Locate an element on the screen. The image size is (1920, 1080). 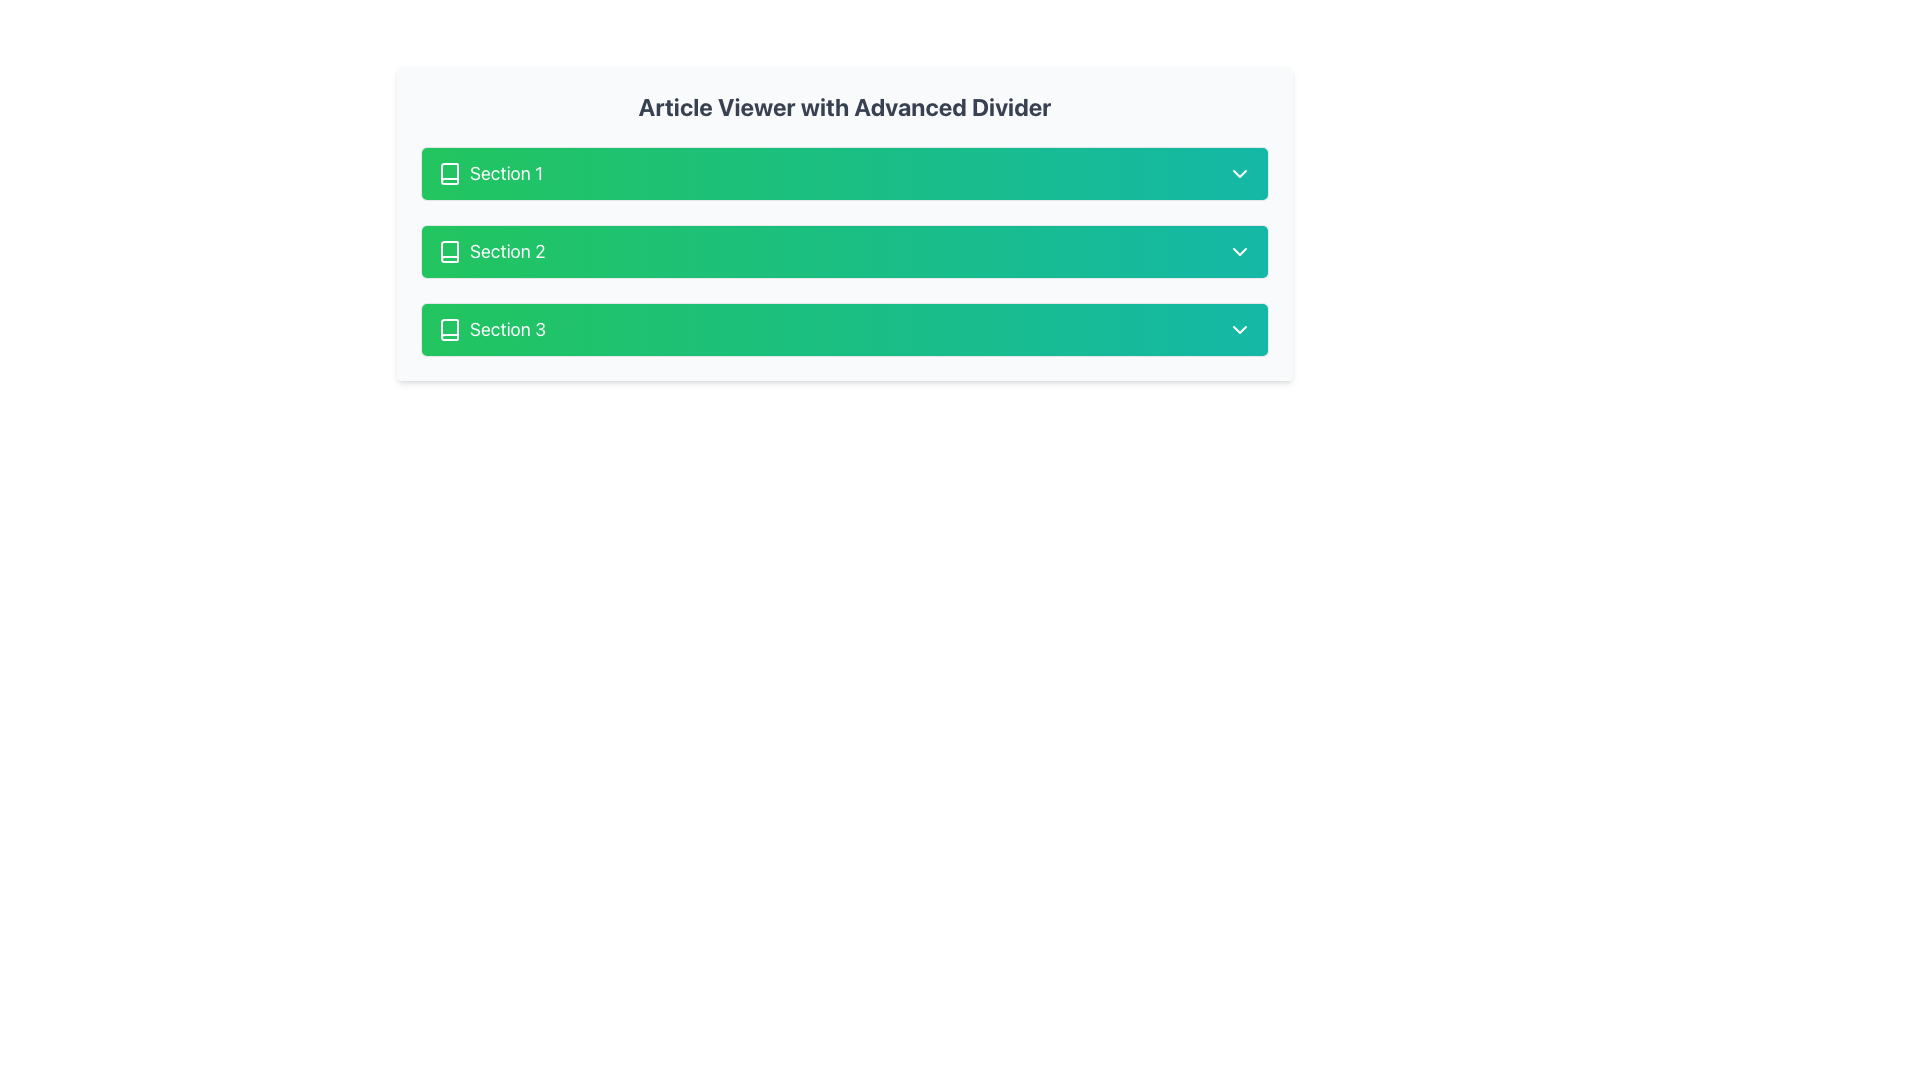
the toggle icon located on the right side of the 'Section 2' bar is located at coordinates (1238, 250).